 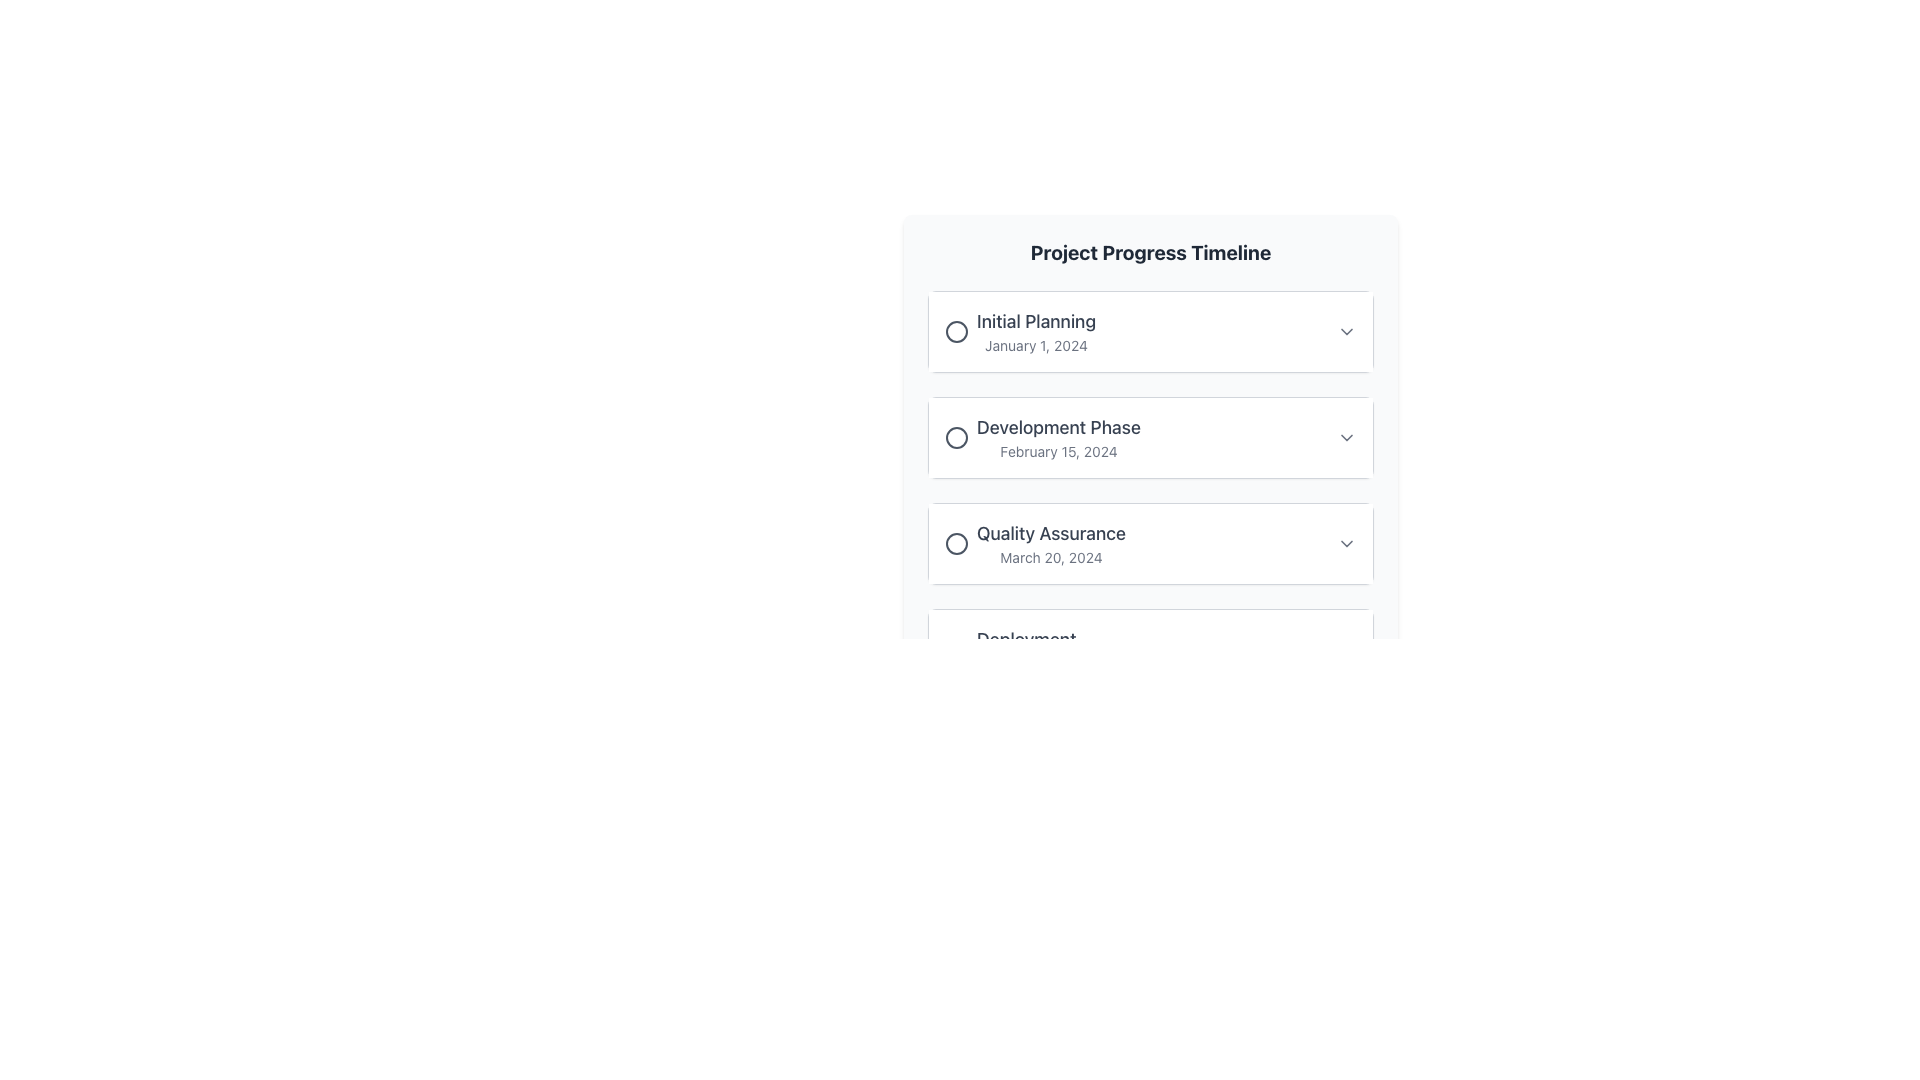 What do you see at coordinates (1347, 437) in the screenshot?
I see `the dropdown toggle icon located at the right end of the 'Development Phase February 15, 2024' section` at bounding box center [1347, 437].